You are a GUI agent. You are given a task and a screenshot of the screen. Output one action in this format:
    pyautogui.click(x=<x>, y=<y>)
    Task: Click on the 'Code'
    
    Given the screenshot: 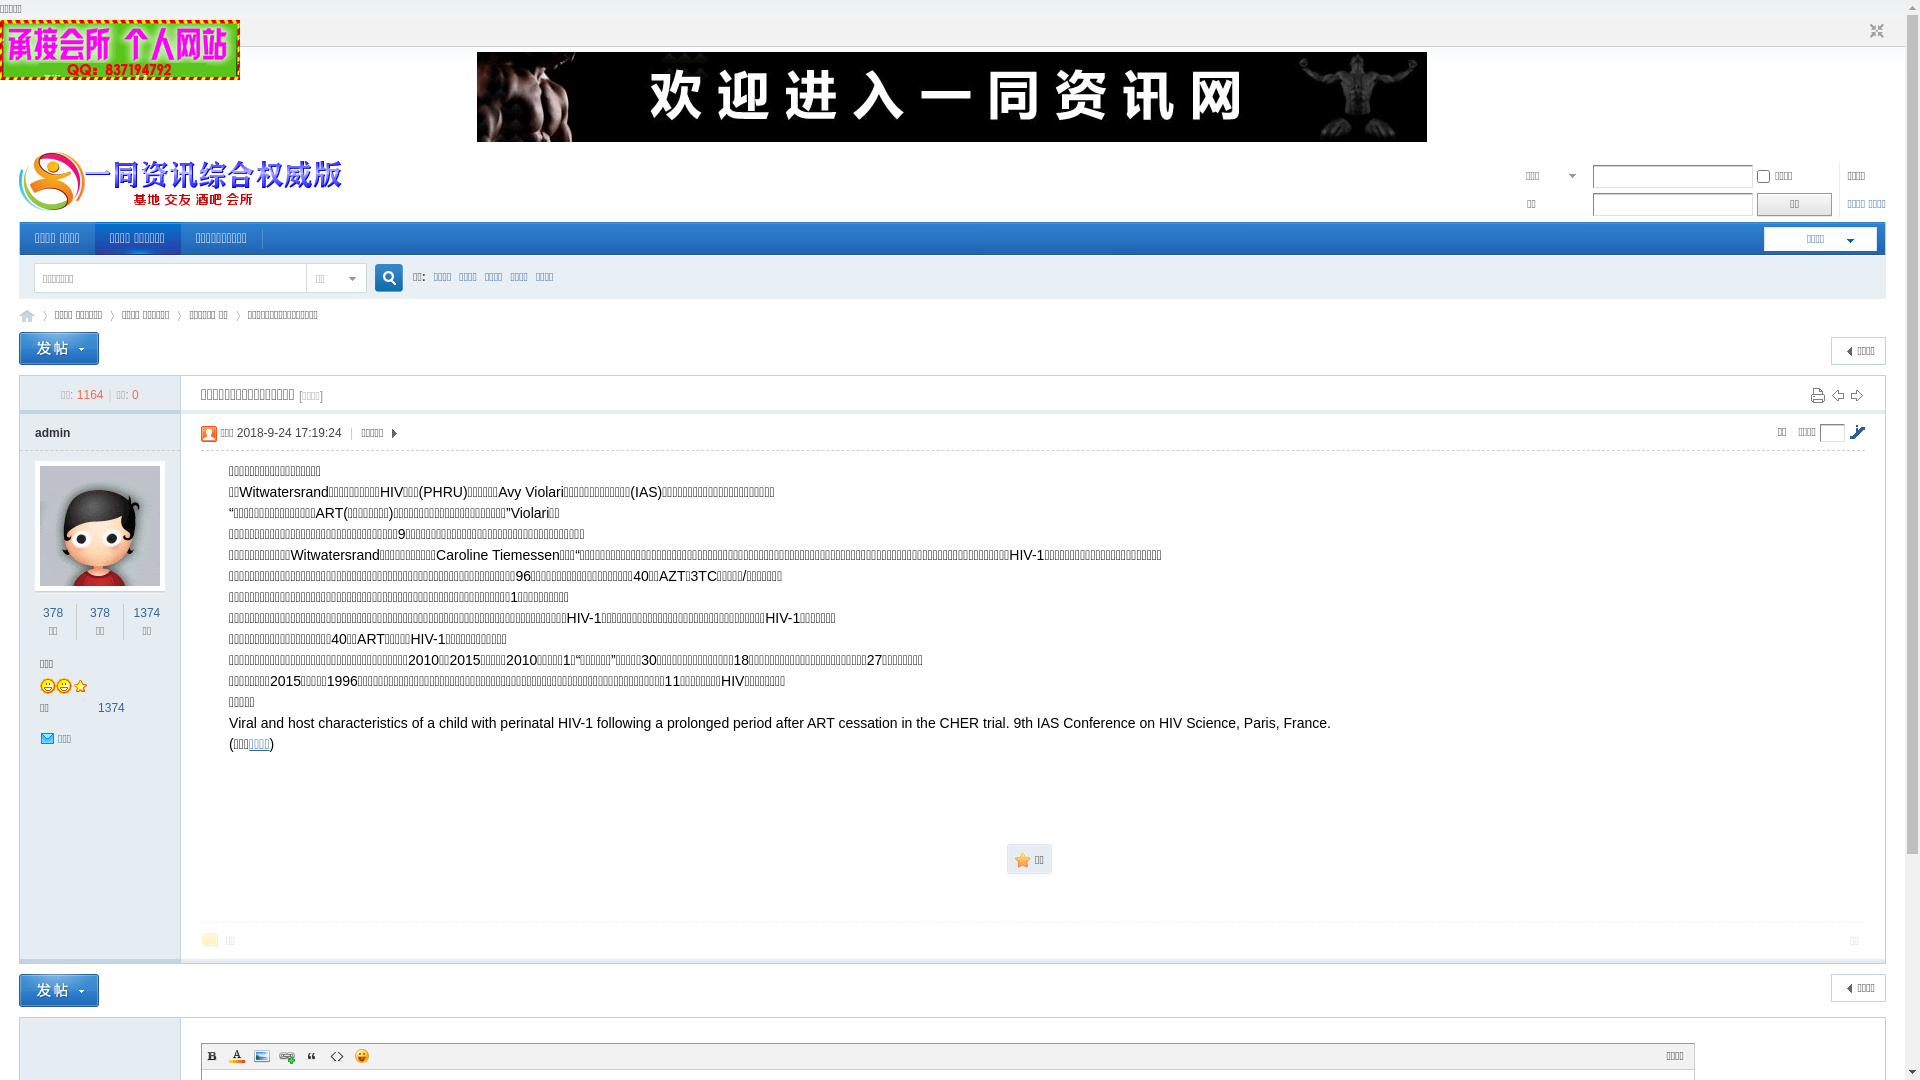 What is the action you would take?
    pyautogui.click(x=336, y=1055)
    